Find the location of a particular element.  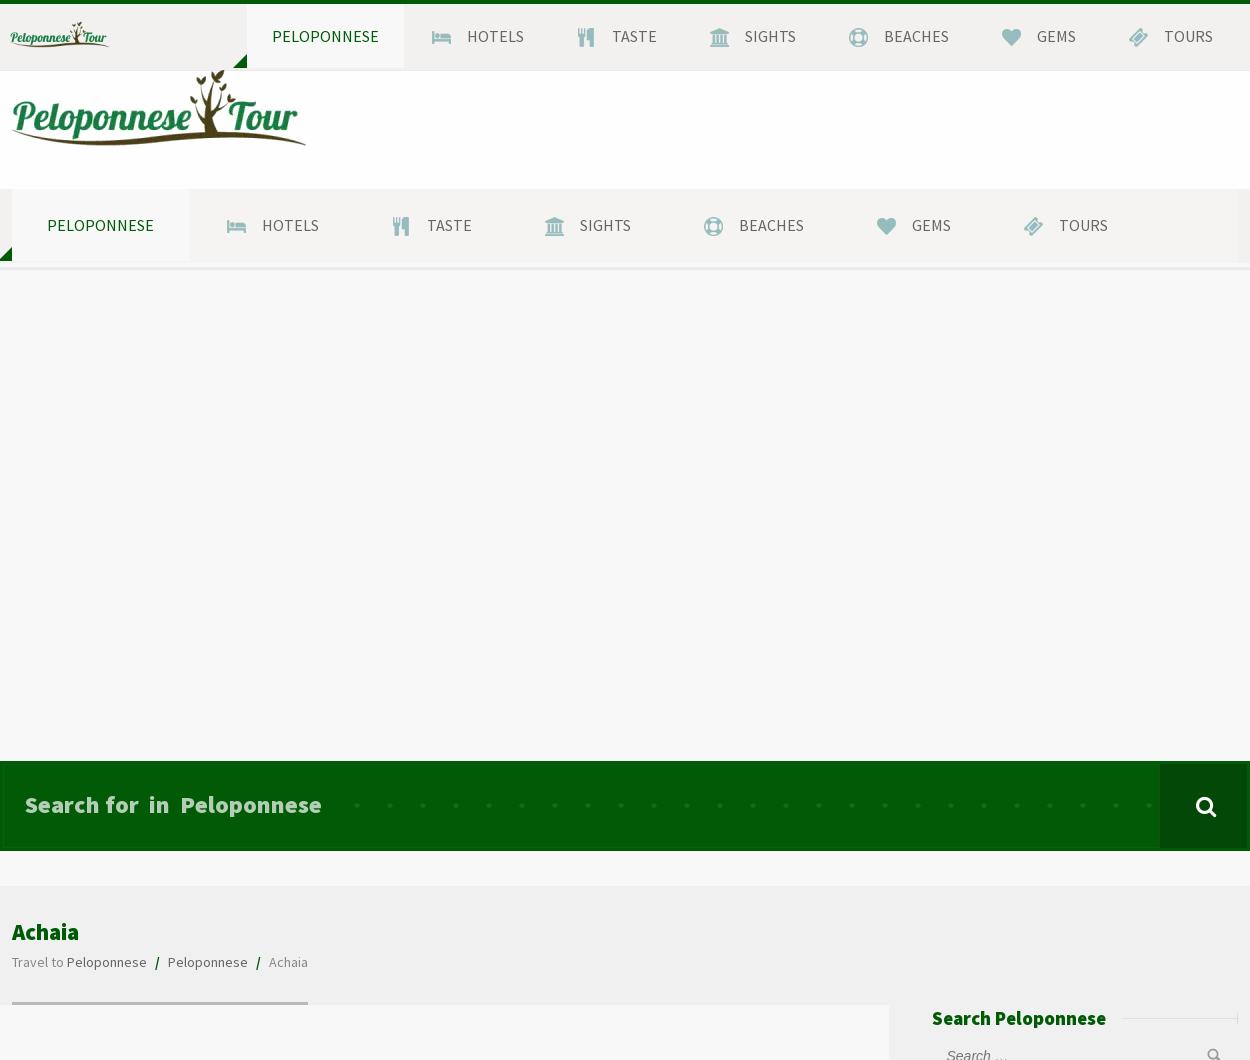

'Beaches' is located at coordinates (771, 224).